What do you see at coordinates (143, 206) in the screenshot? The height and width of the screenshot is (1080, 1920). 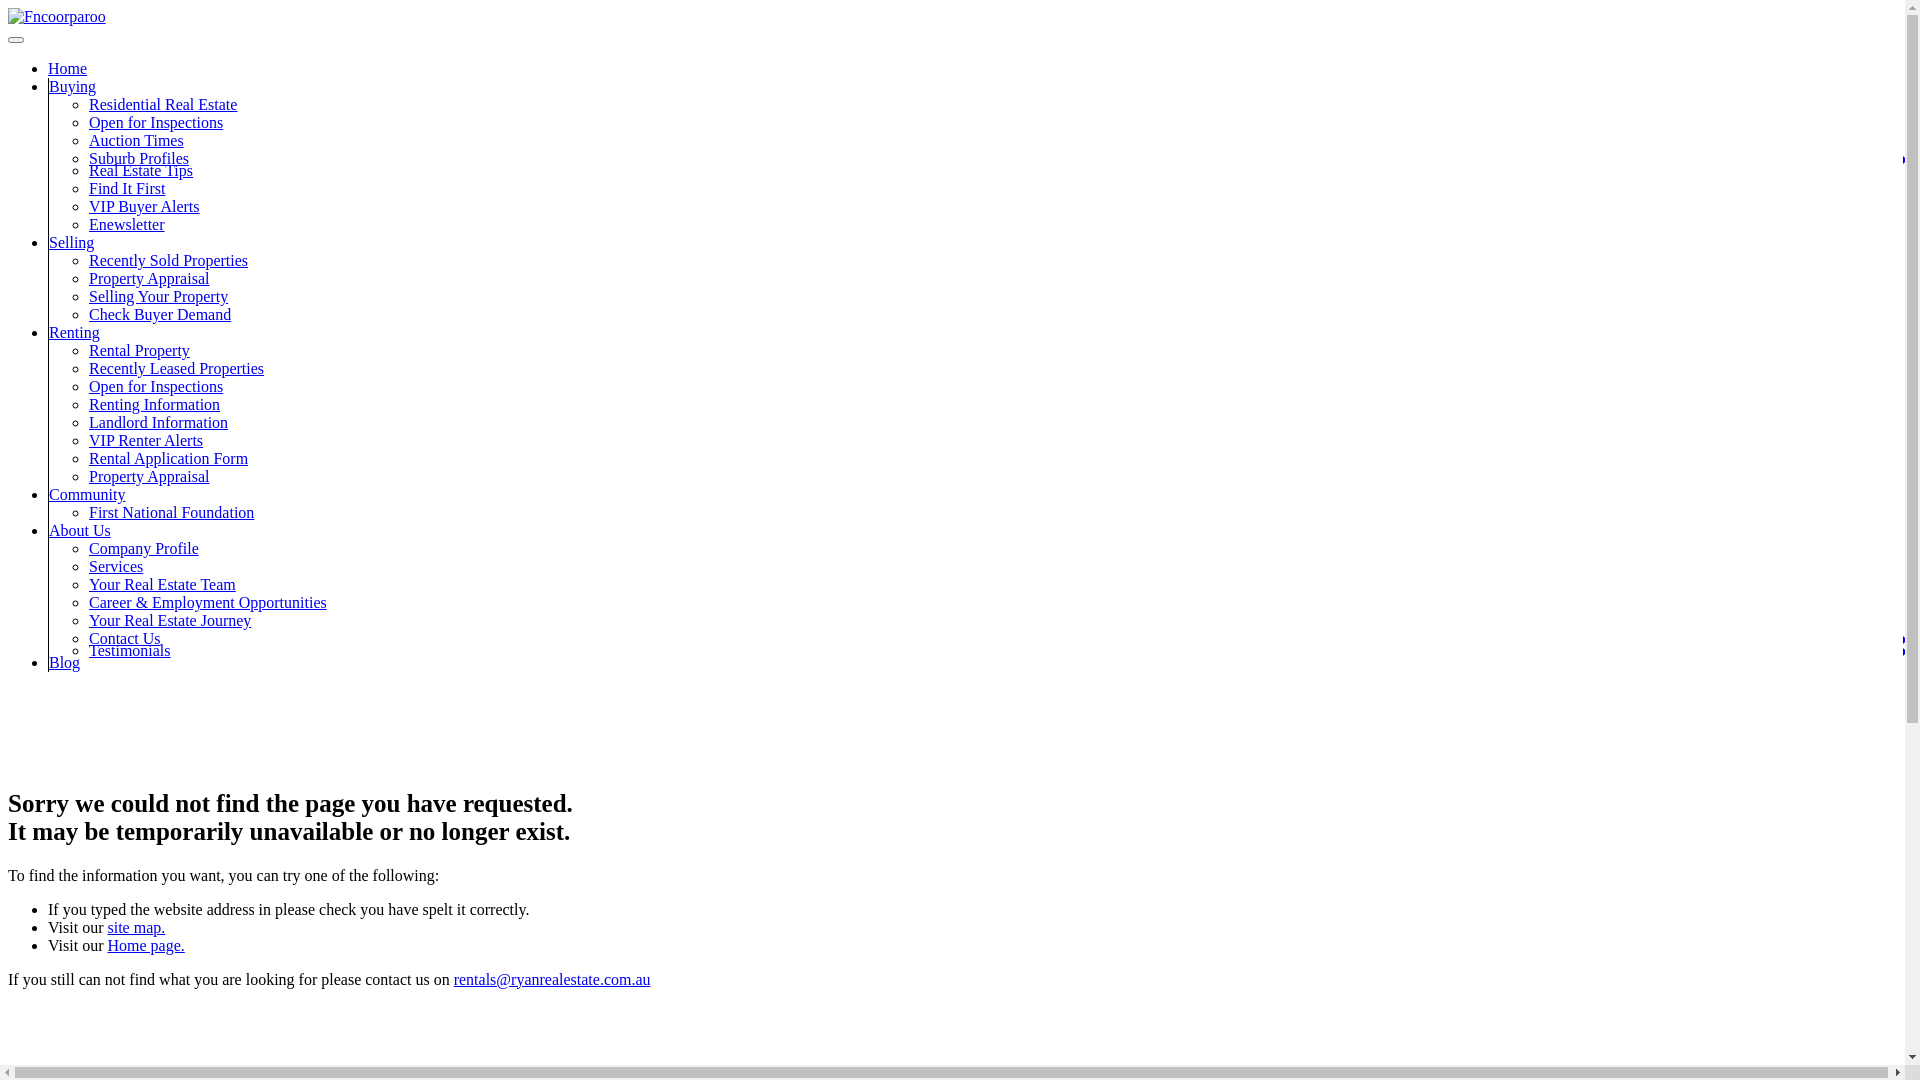 I see `'VIP Buyer Alerts'` at bounding box center [143, 206].